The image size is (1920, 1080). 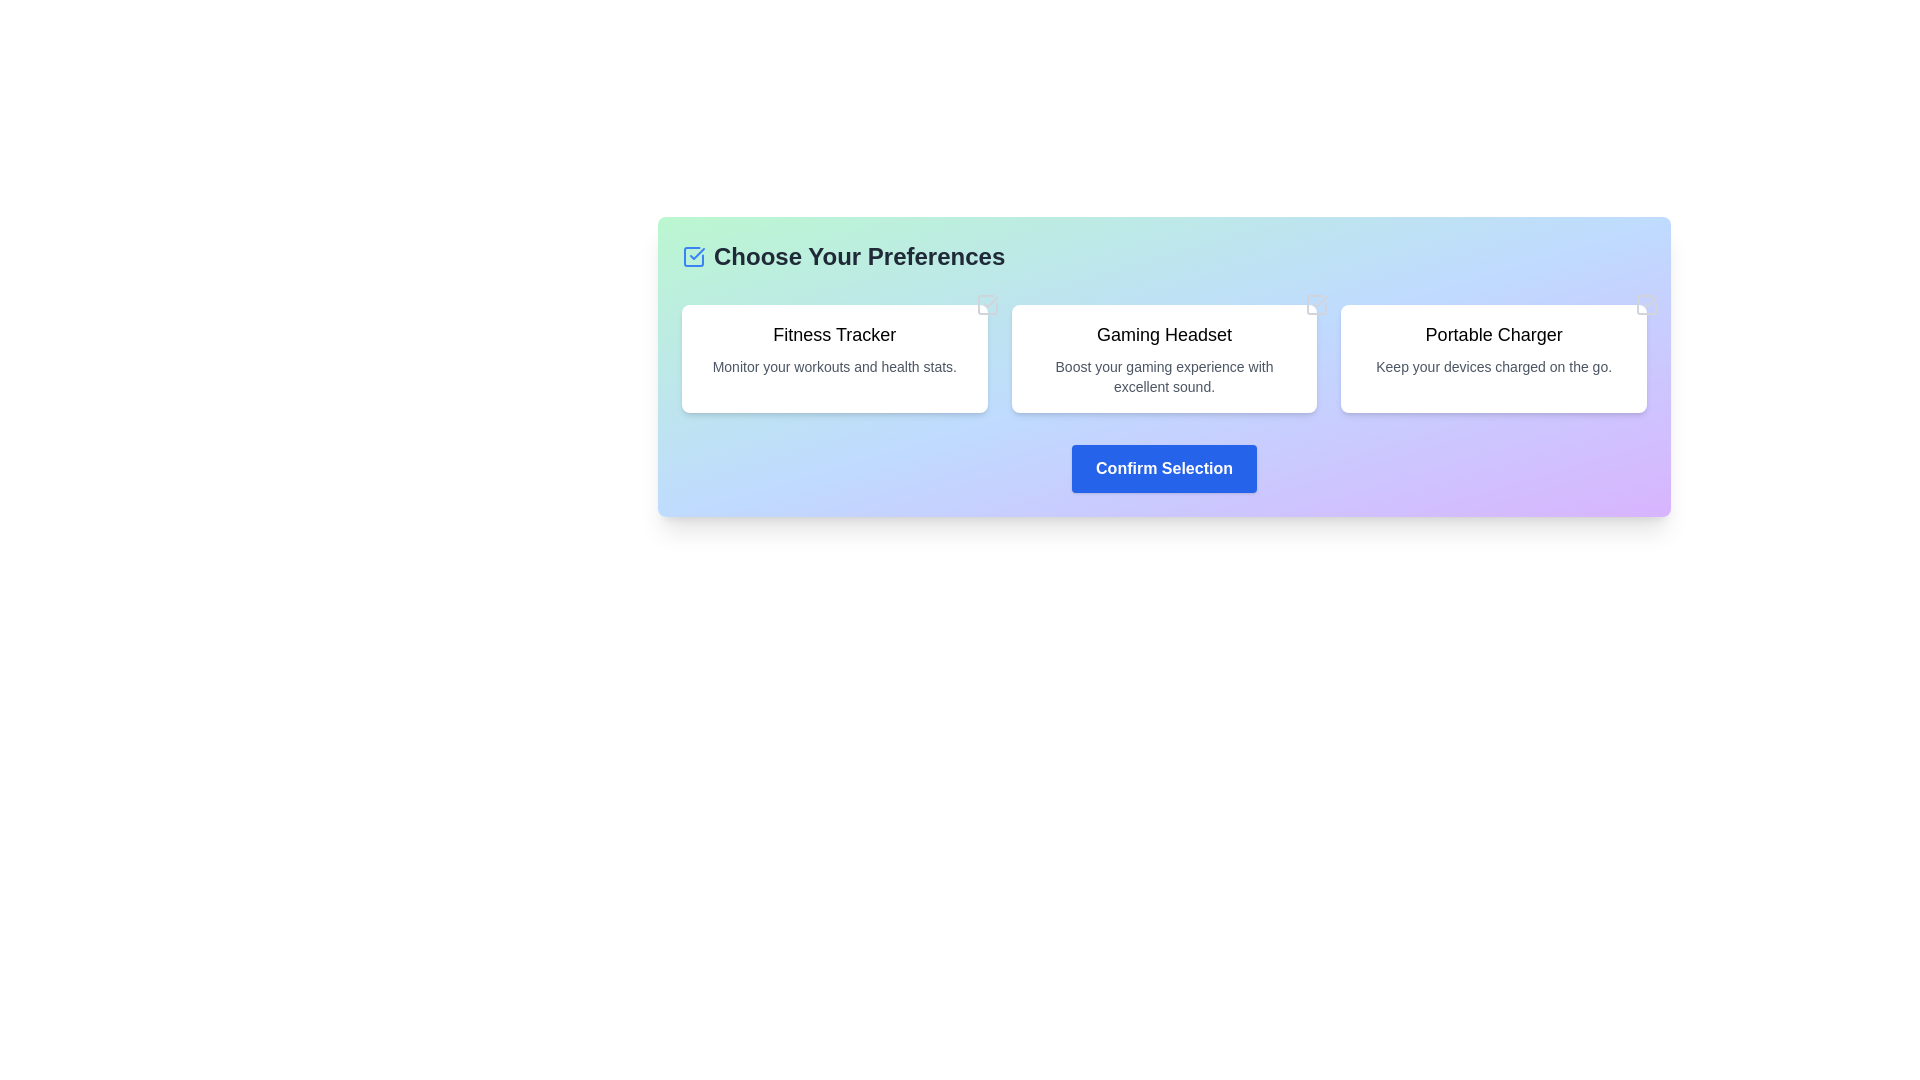 I want to click on the descriptive text label that provides information about the 'Portable Charger' card, located as the second line of text below the title within the rightmost card of three horizontal cards, so click(x=1494, y=366).